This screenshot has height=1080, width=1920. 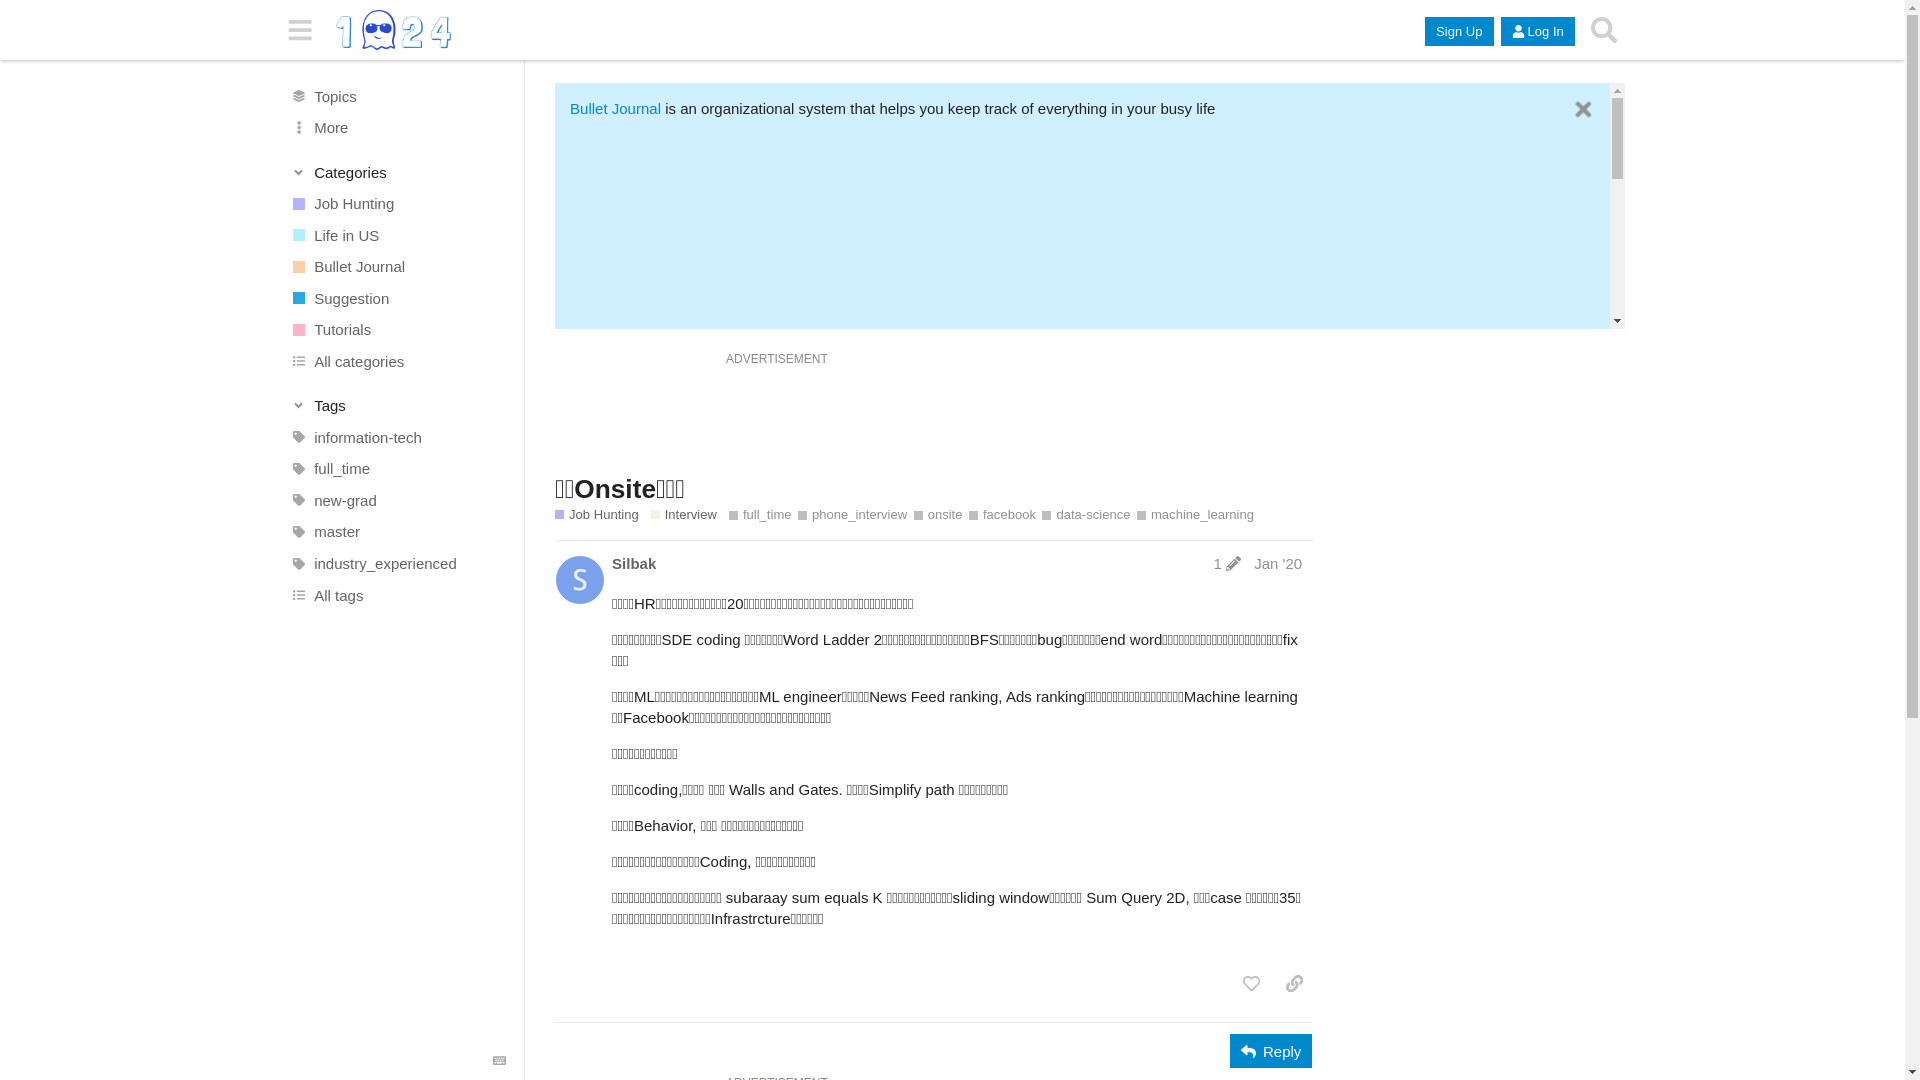 I want to click on 'All tags', so click(x=397, y=593).